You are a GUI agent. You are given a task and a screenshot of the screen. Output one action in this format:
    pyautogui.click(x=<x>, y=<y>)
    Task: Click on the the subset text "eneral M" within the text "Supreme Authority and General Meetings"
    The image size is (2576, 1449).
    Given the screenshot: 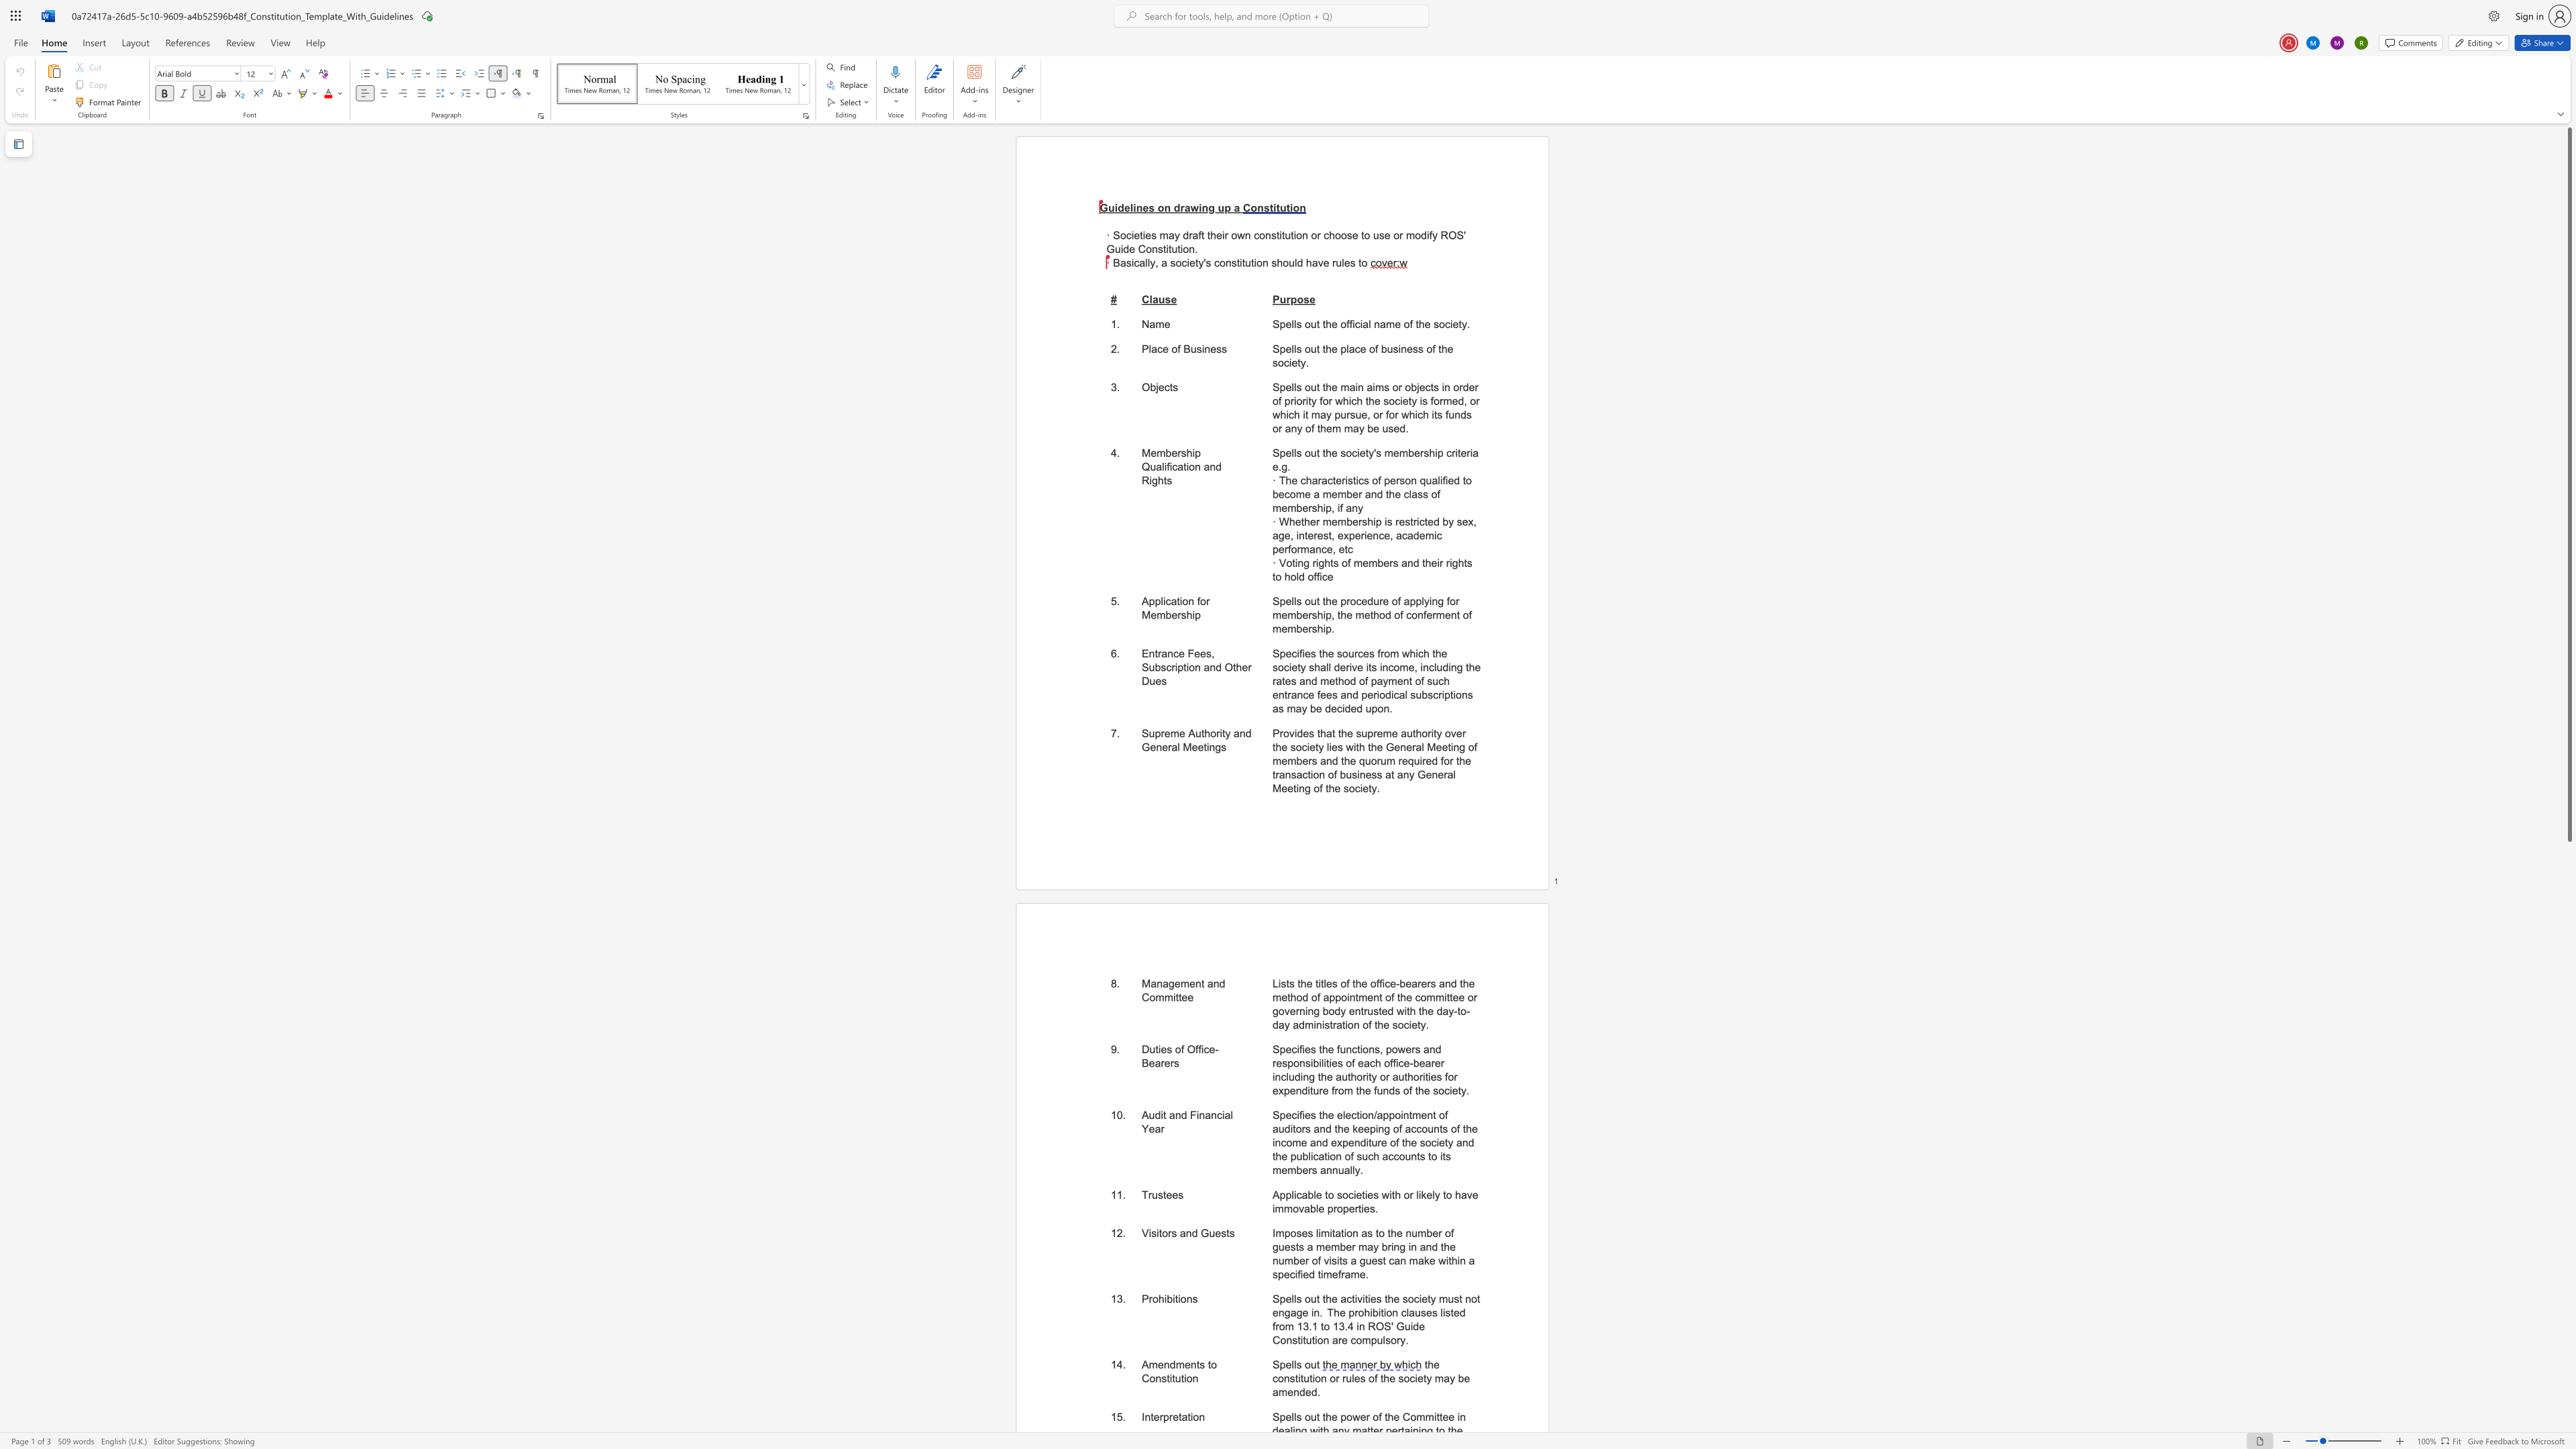 What is the action you would take?
    pyautogui.click(x=1149, y=746)
    